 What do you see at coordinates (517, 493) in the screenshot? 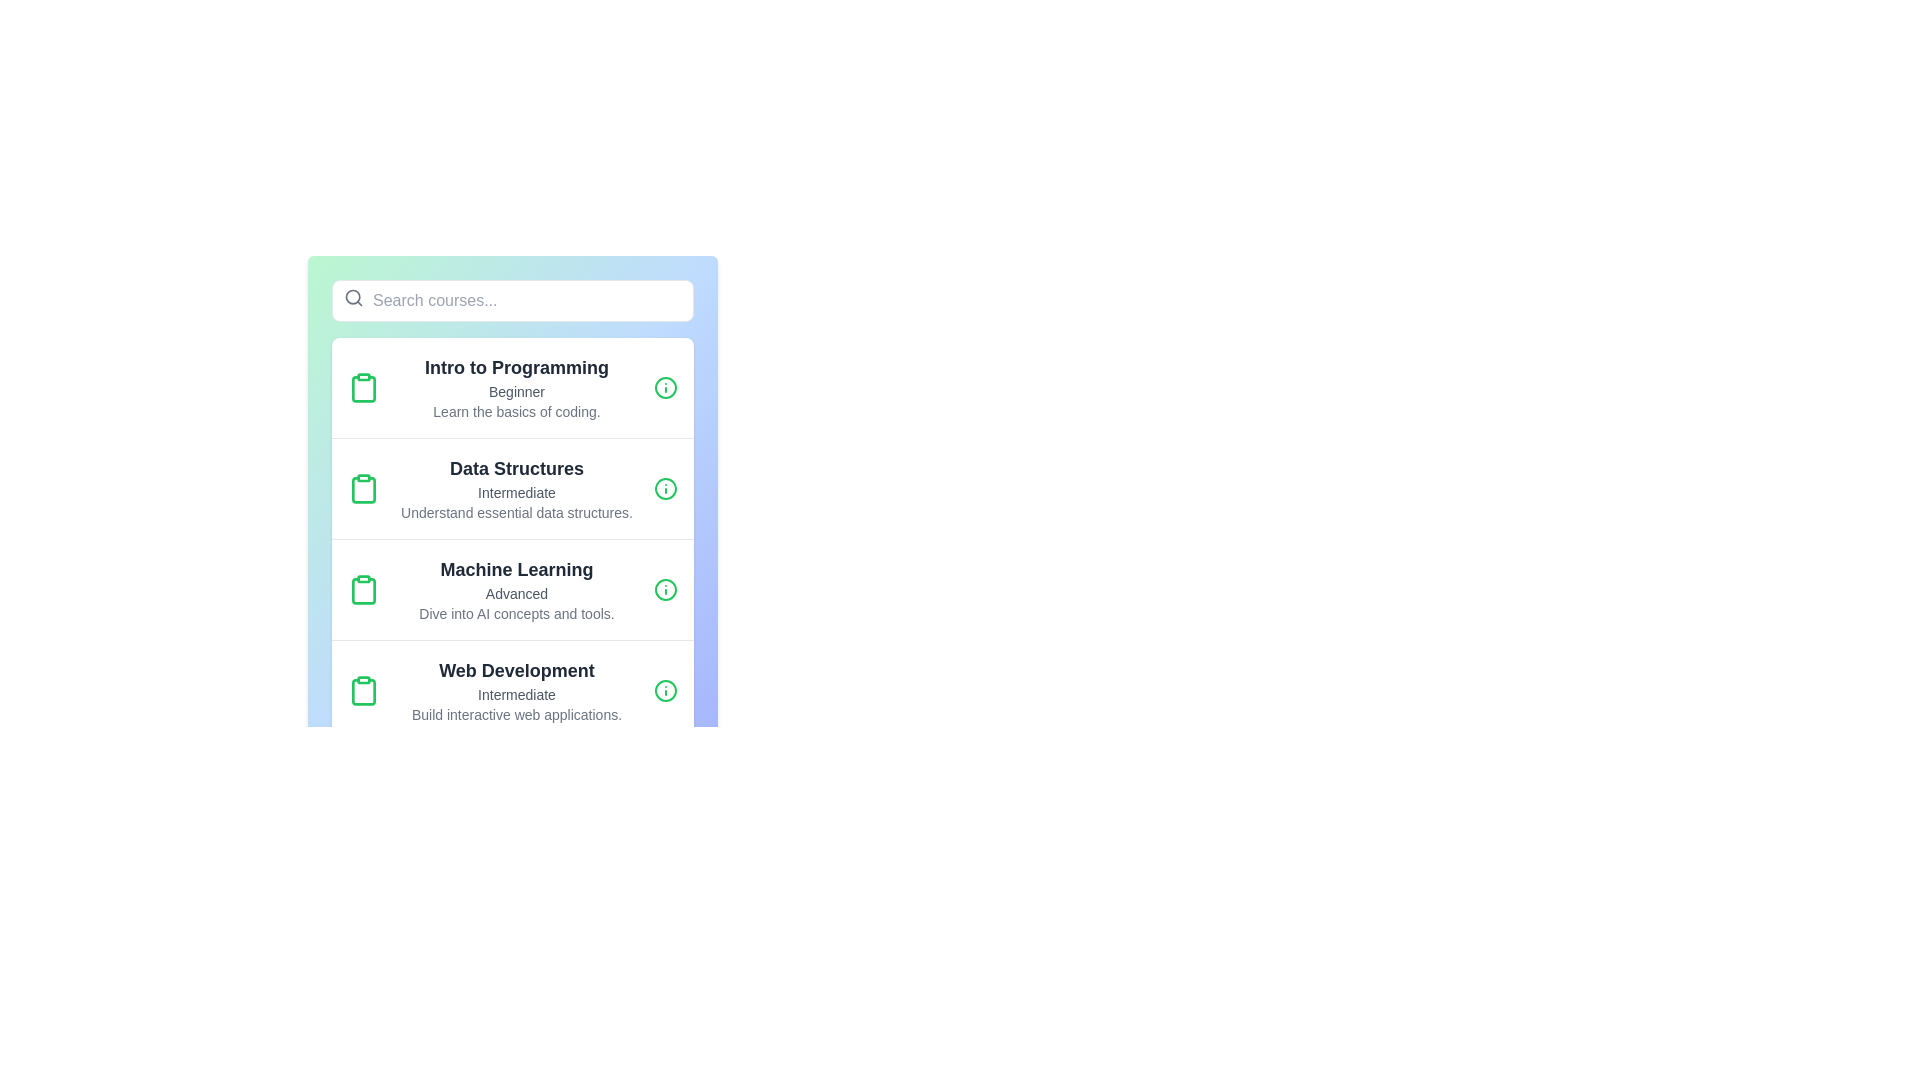
I see `text of the 'Intermediate' label, which is a small gray text positioned below 'Data Structures' and above 'Understand essential data structures.'` at bounding box center [517, 493].